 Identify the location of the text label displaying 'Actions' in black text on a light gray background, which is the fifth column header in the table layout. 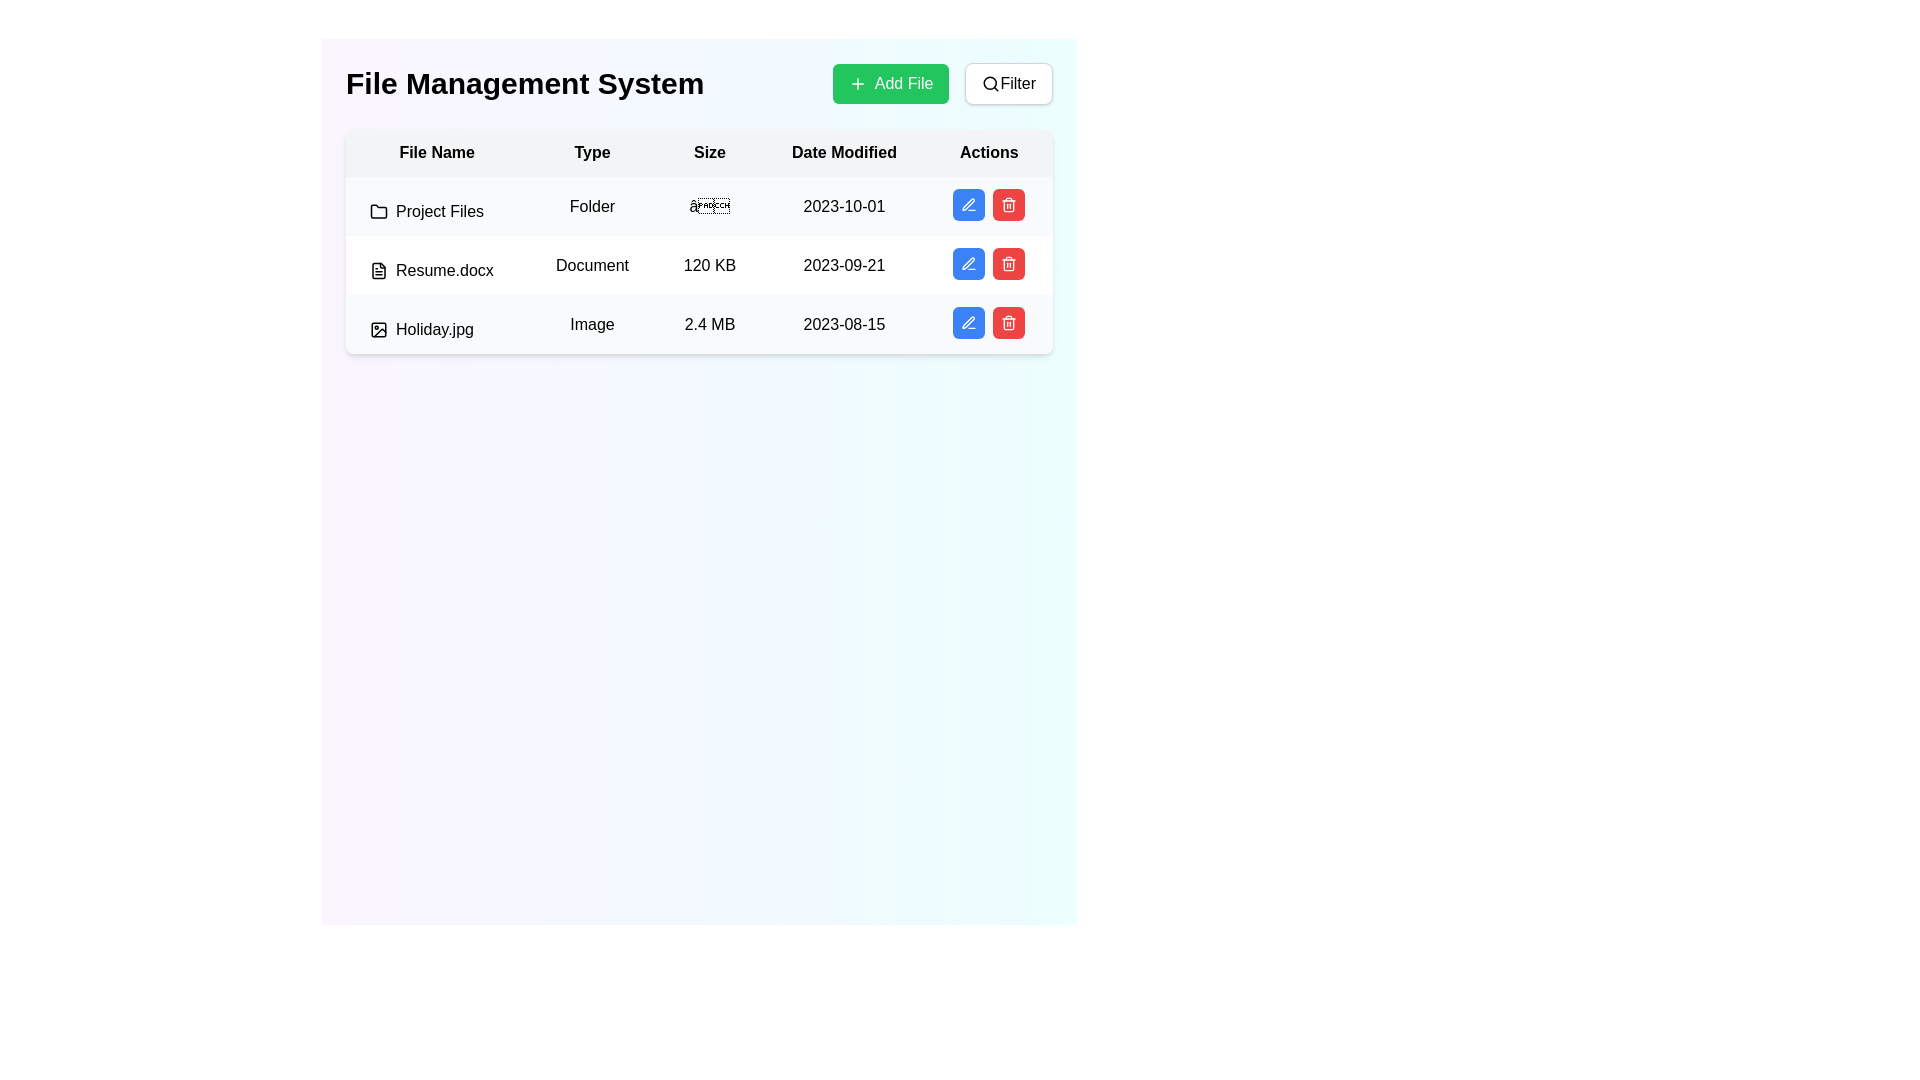
(989, 152).